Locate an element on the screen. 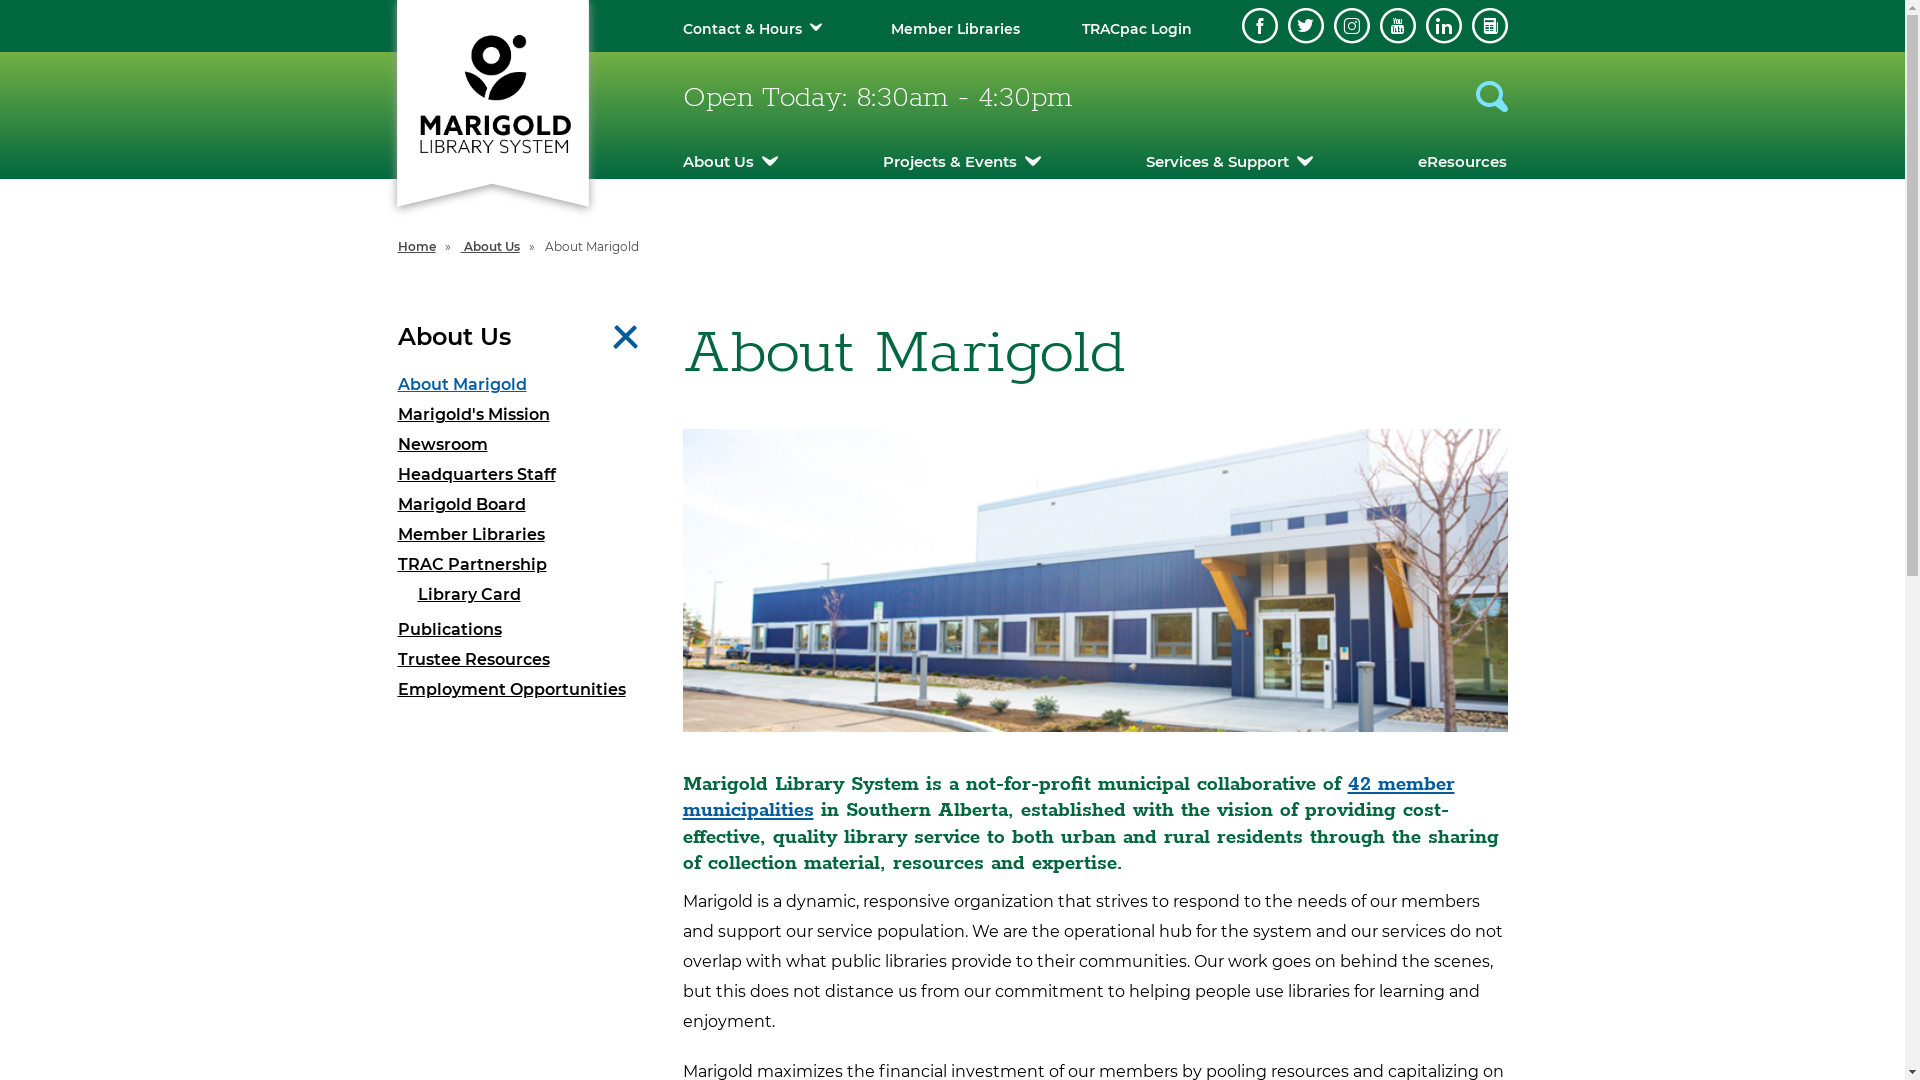 The height and width of the screenshot is (1080, 1920). 'Publications' is located at coordinates (525, 628).